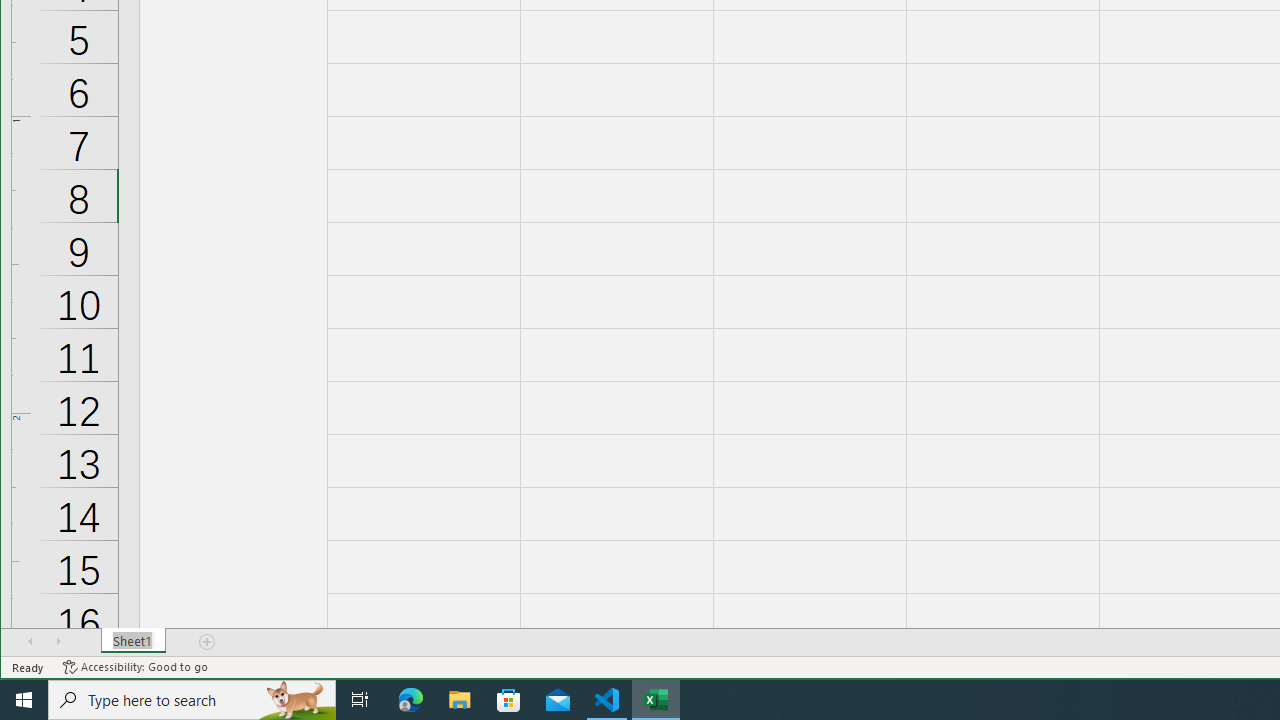 Image resolution: width=1280 pixels, height=720 pixels. Describe the element at coordinates (606, 698) in the screenshot. I see `'Visual Studio Code - 1 running window'` at that location.